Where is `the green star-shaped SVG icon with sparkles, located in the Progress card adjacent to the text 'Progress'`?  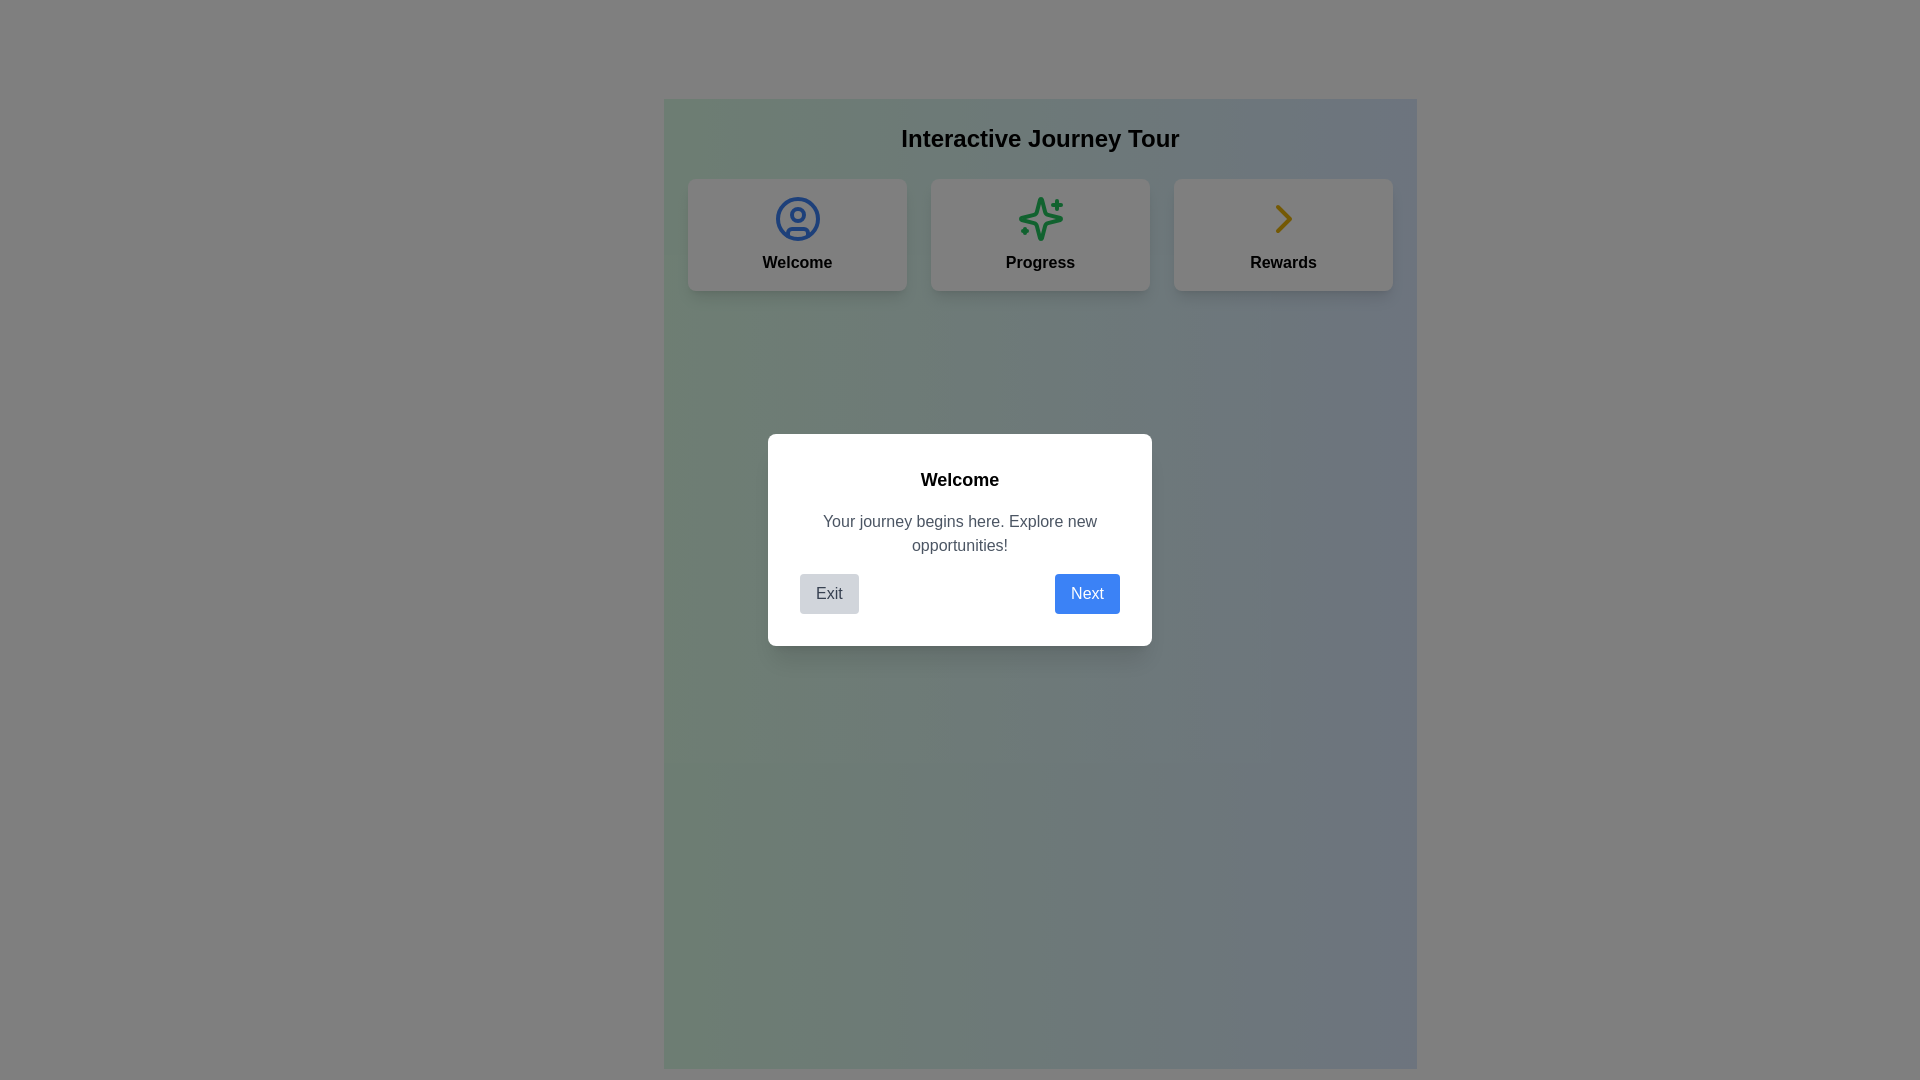
the green star-shaped SVG icon with sparkles, located in the Progress card adjacent to the text 'Progress' is located at coordinates (1040, 219).